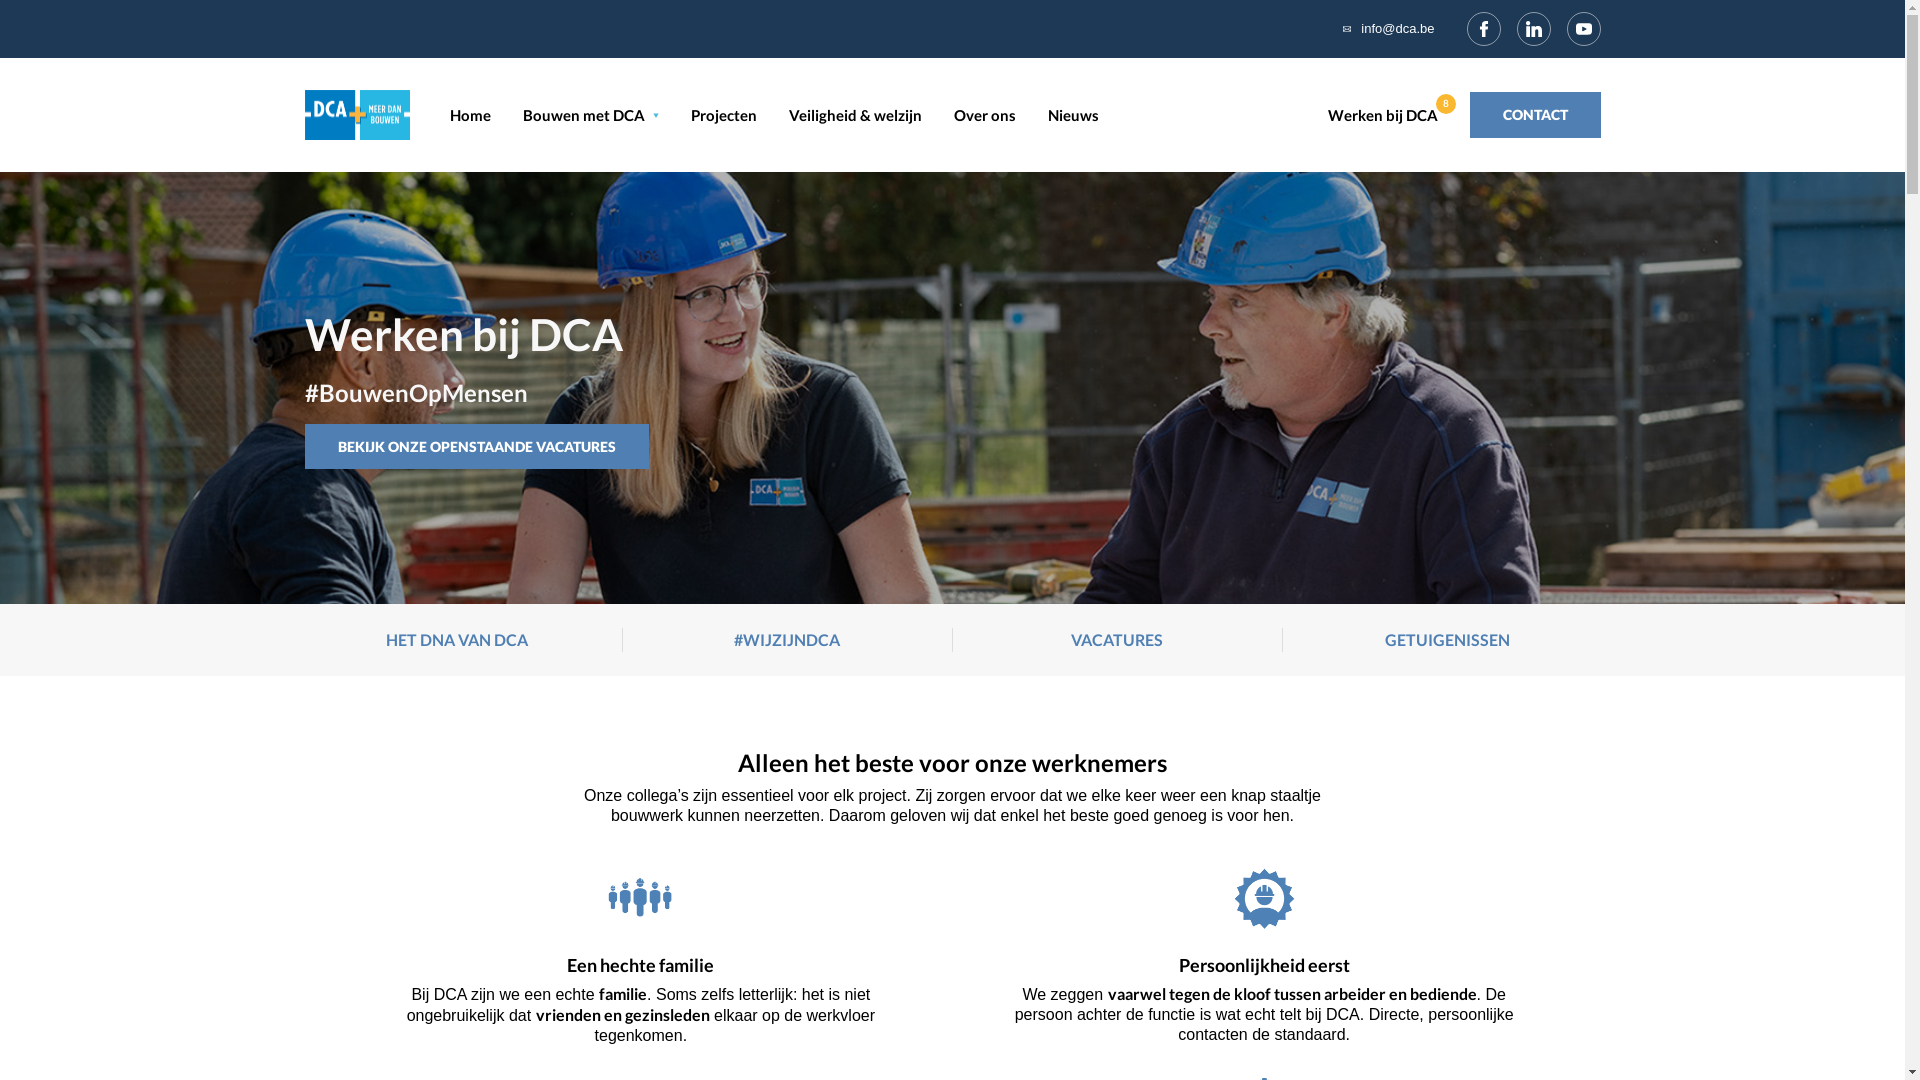 This screenshot has height=1080, width=1920. What do you see at coordinates (1263, 897) in the screenshot?
I see `'icoon-persoonlijkheid'` at bounding box center [1263, 897].